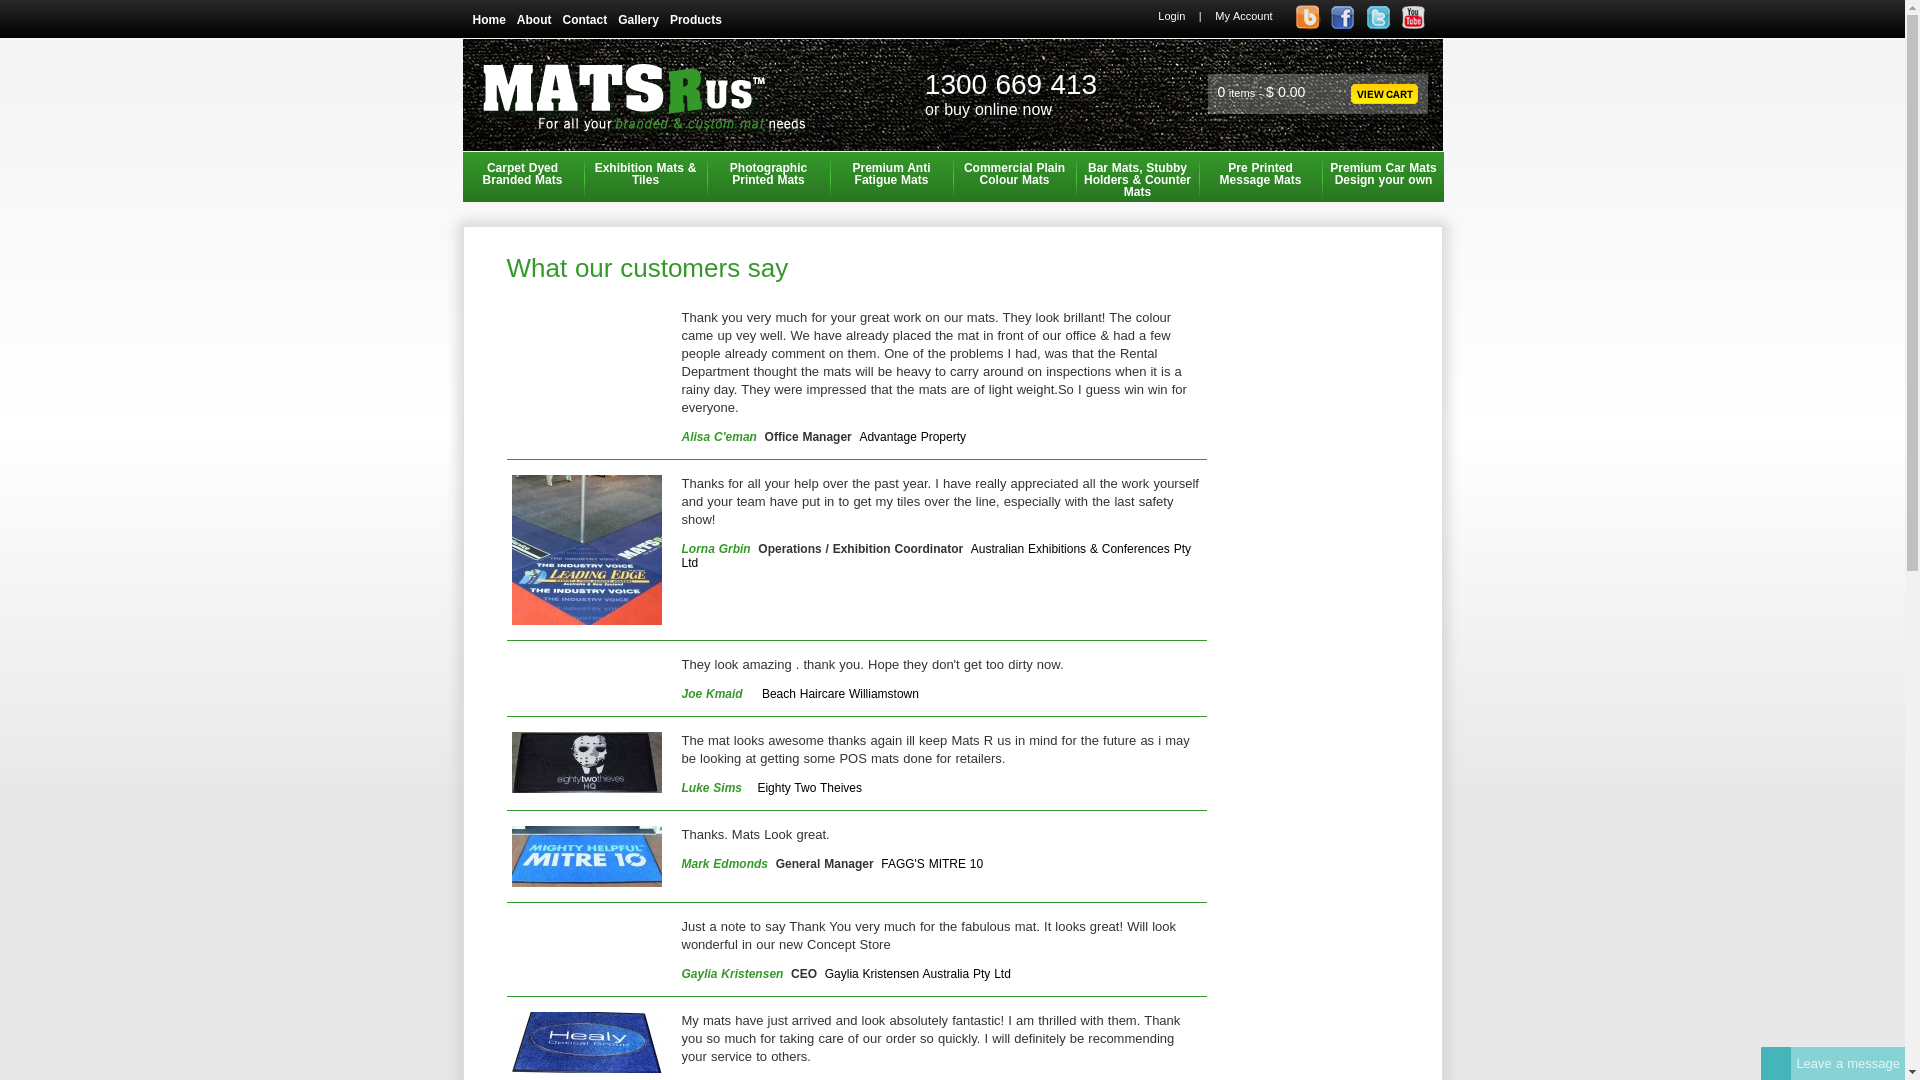 This screenshot has height=1080, width=1920. What do you see at coordinates (1258, 176) in the screenshot?
I see `'Pre Printed Message Mats'` at bounding box center [1258, 176].